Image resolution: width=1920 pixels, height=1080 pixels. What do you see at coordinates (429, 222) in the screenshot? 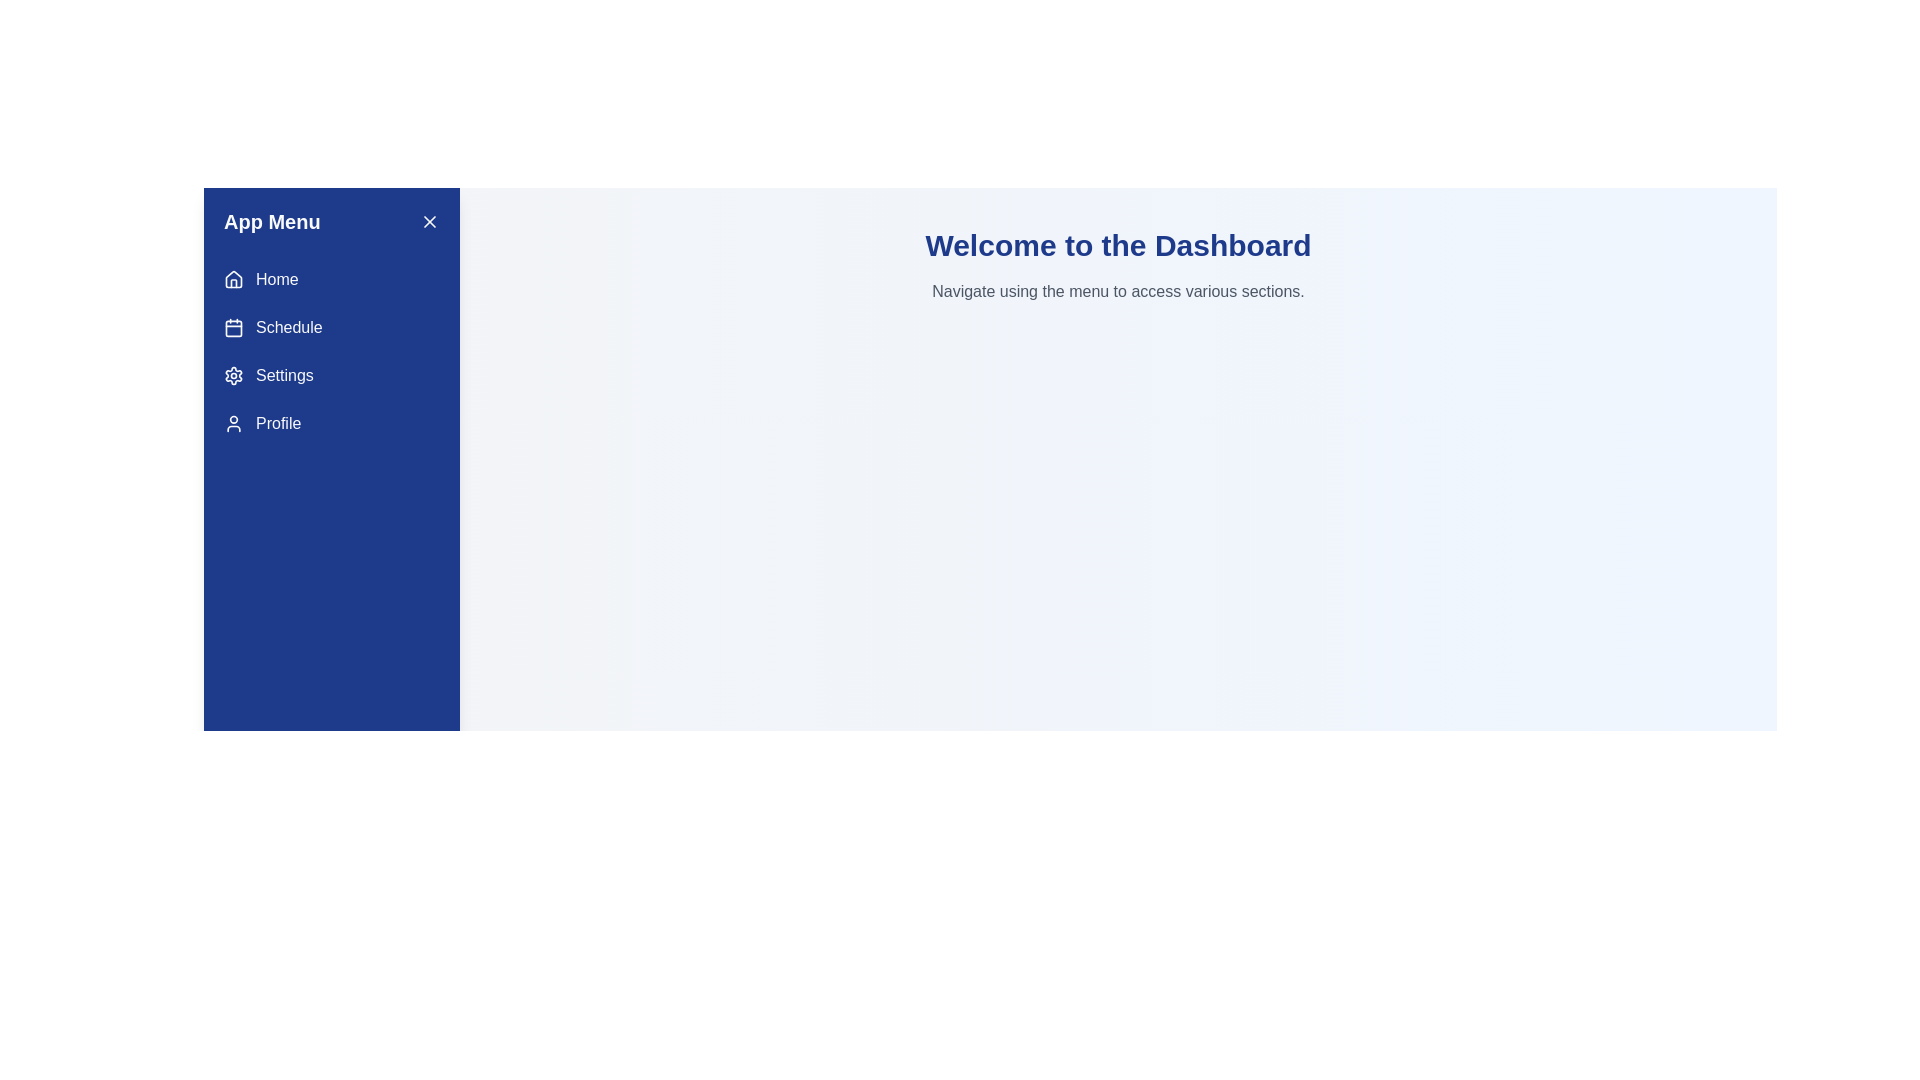
I see `toggle button to close the drawer` at bounding box center [429, 222].